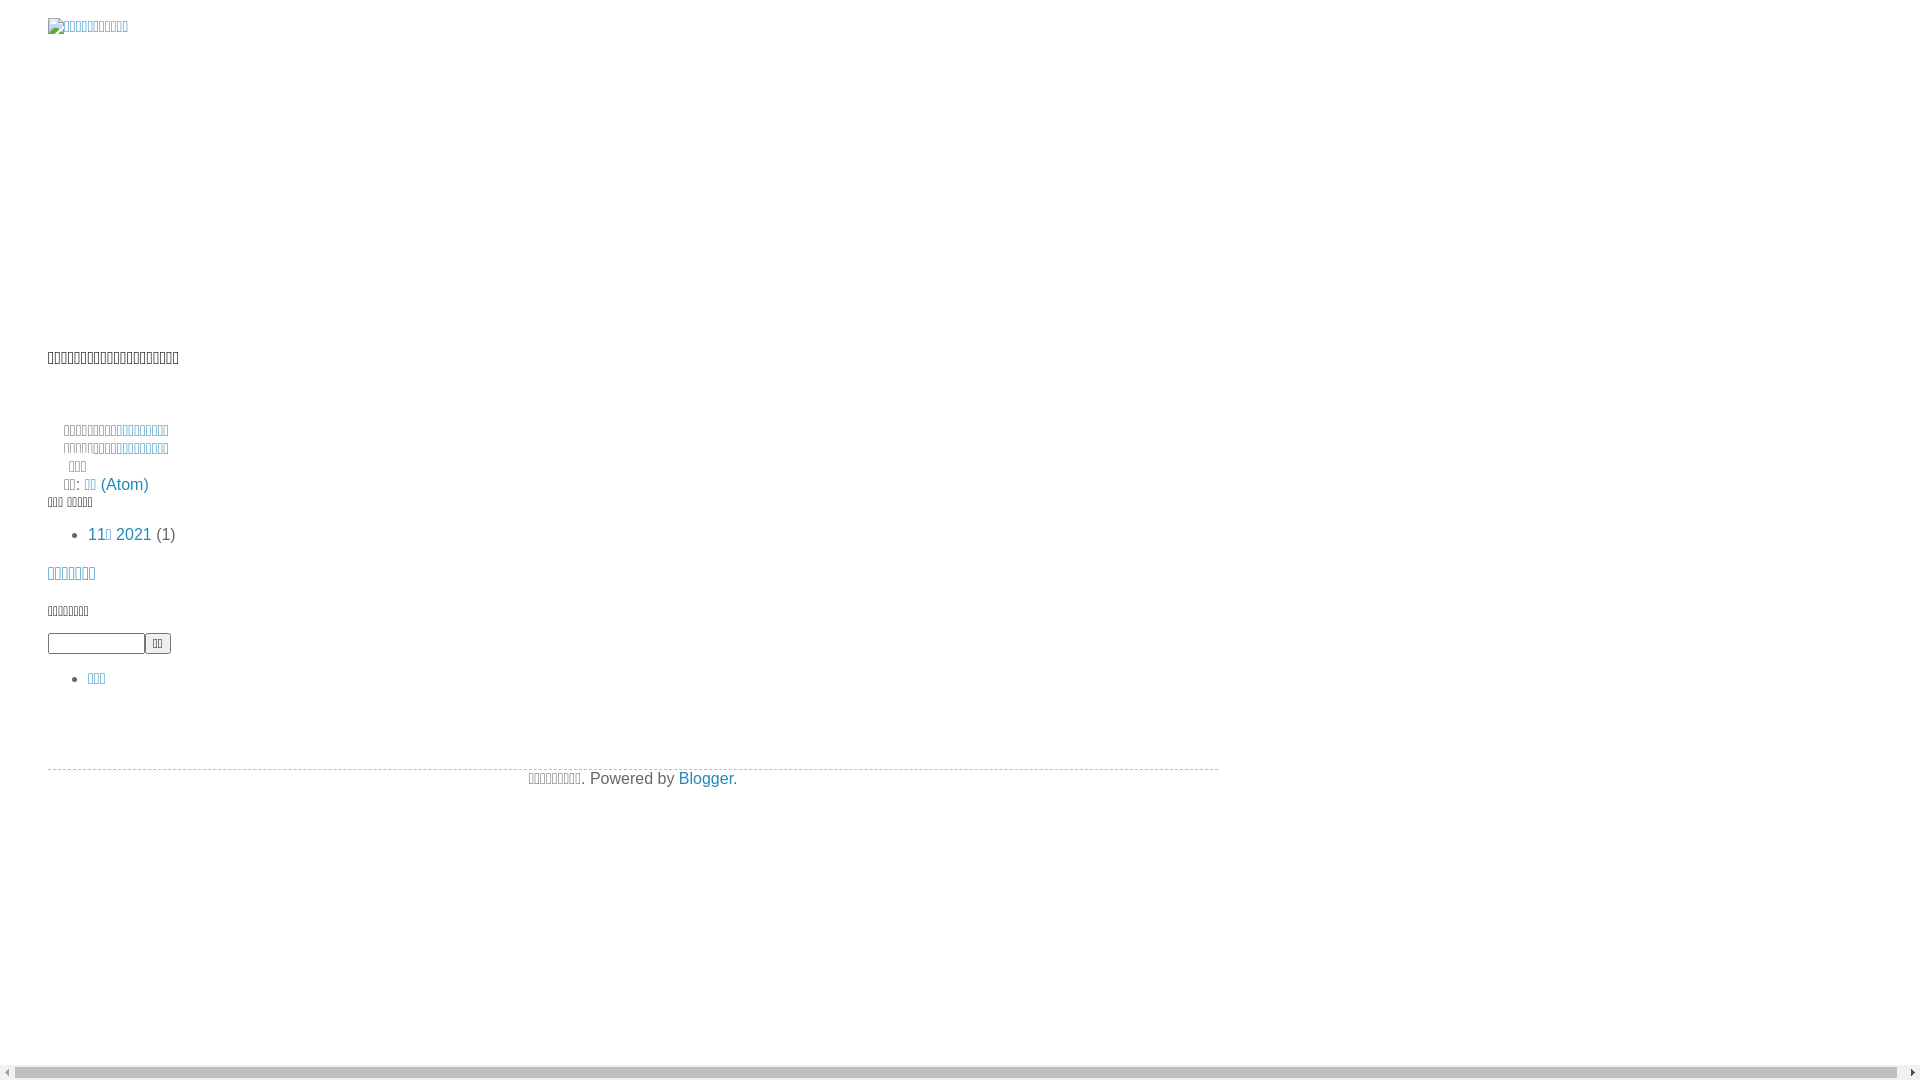 The image size is (1920, 1080). What do you see at coordinates (157, 643) in the screenshot?
I see `'search'` at bounding box center [157, 643].